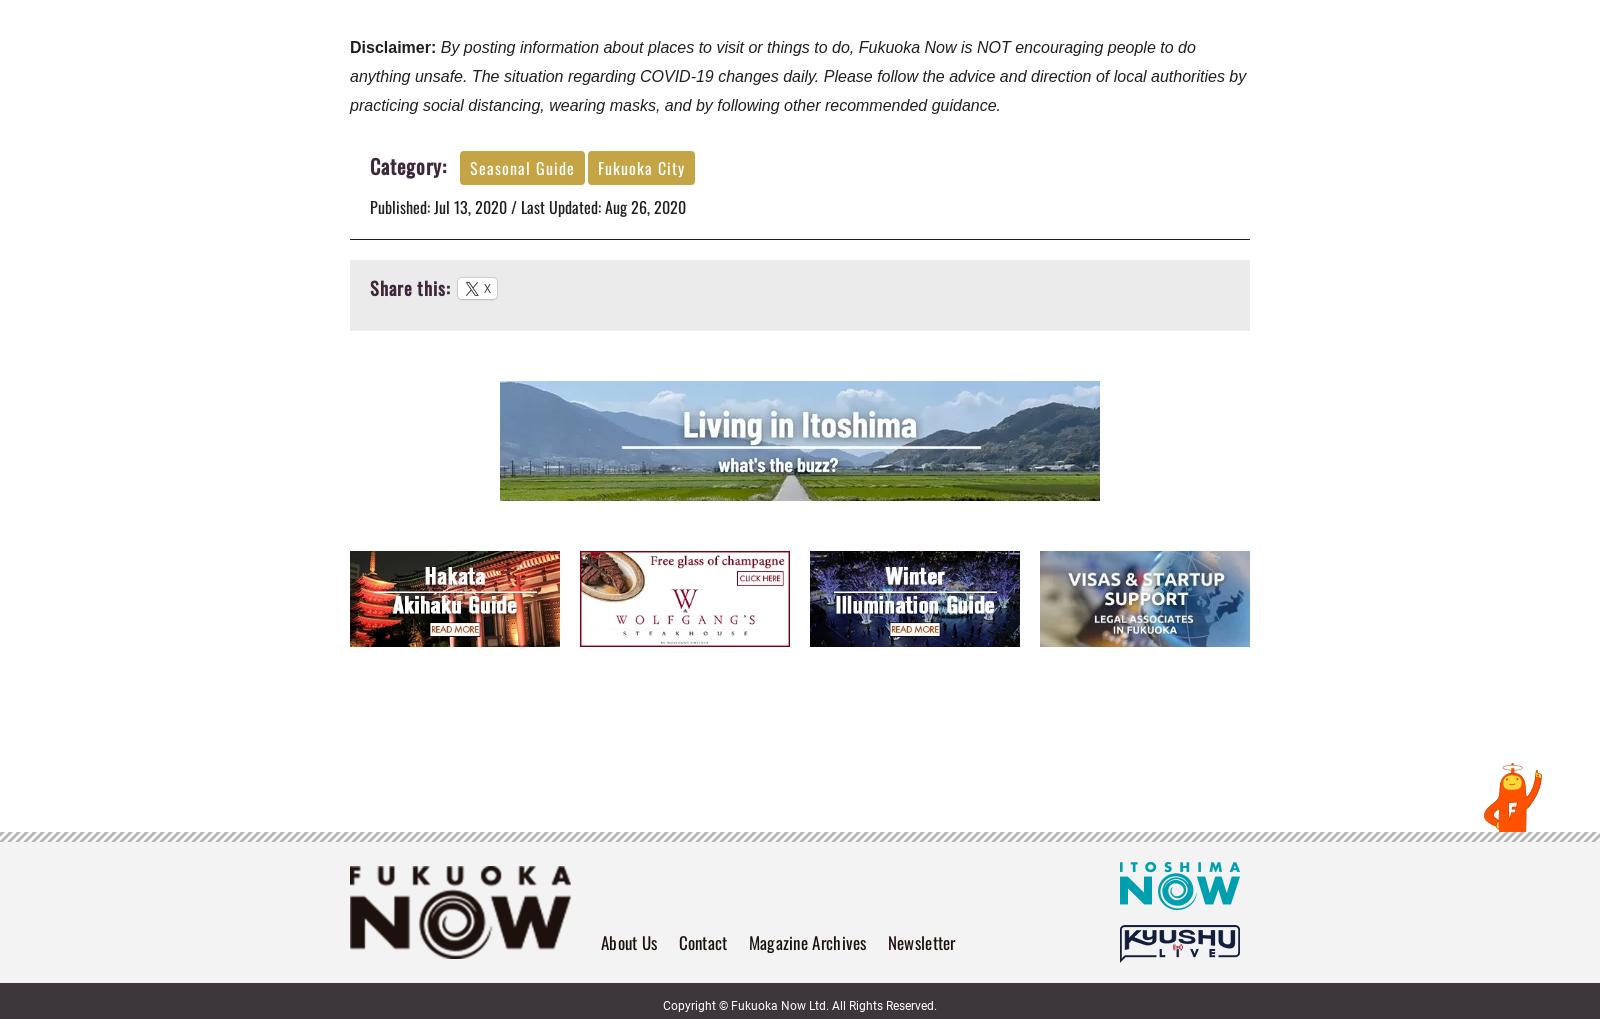 Image resolution: width=1600 pixels, height=1019 pixels. Describe the element at coordinates (408, 285) in the screenshot. I see `'Share this:'` at that location.